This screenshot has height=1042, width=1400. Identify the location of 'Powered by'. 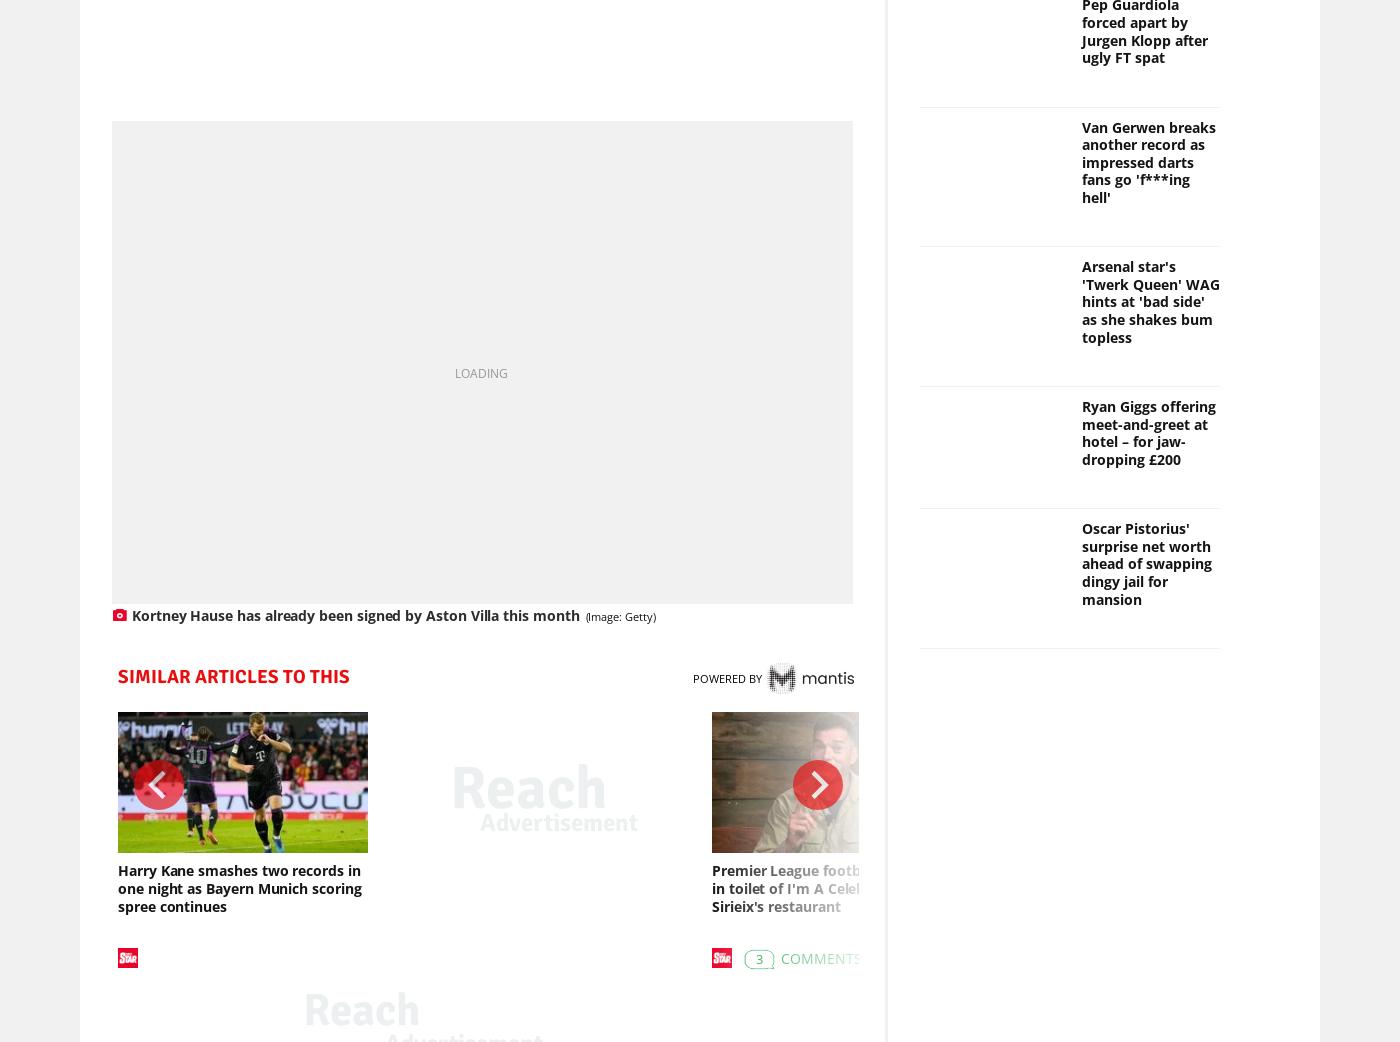
(726, 681).